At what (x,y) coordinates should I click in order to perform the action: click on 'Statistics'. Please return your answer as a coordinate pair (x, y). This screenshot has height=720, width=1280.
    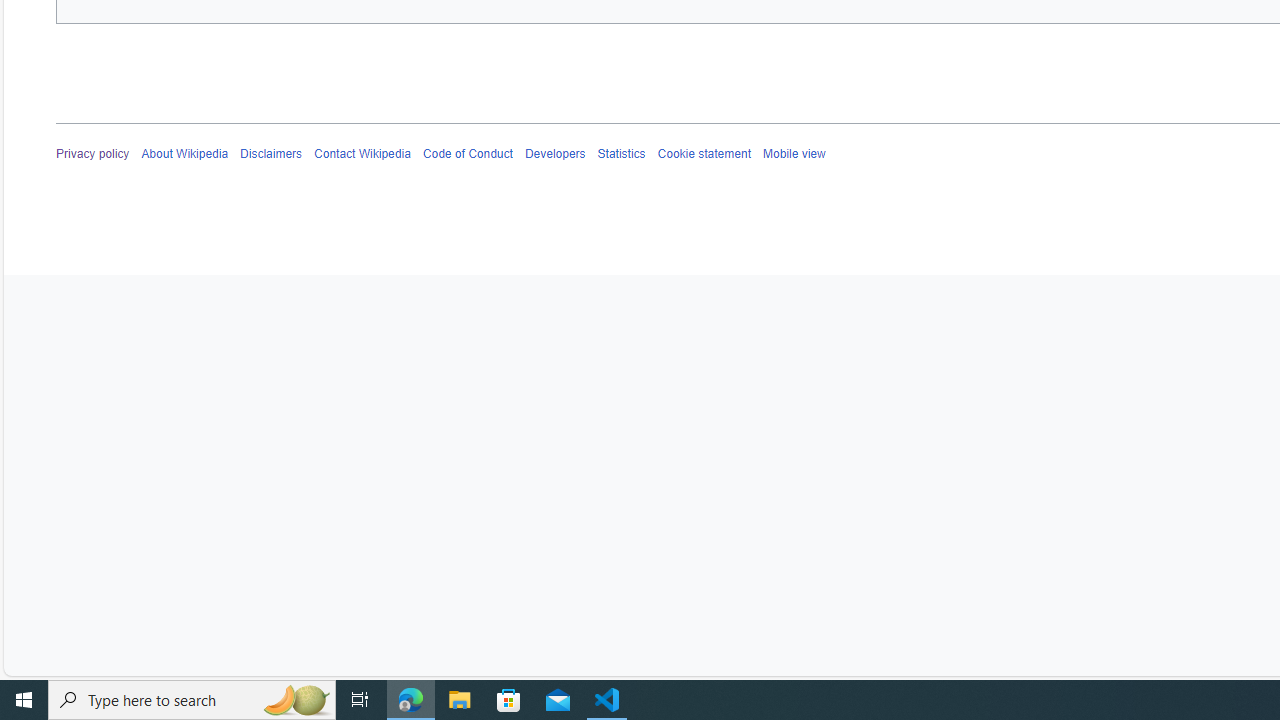
    Looking at the image, I should click on (620, 153).